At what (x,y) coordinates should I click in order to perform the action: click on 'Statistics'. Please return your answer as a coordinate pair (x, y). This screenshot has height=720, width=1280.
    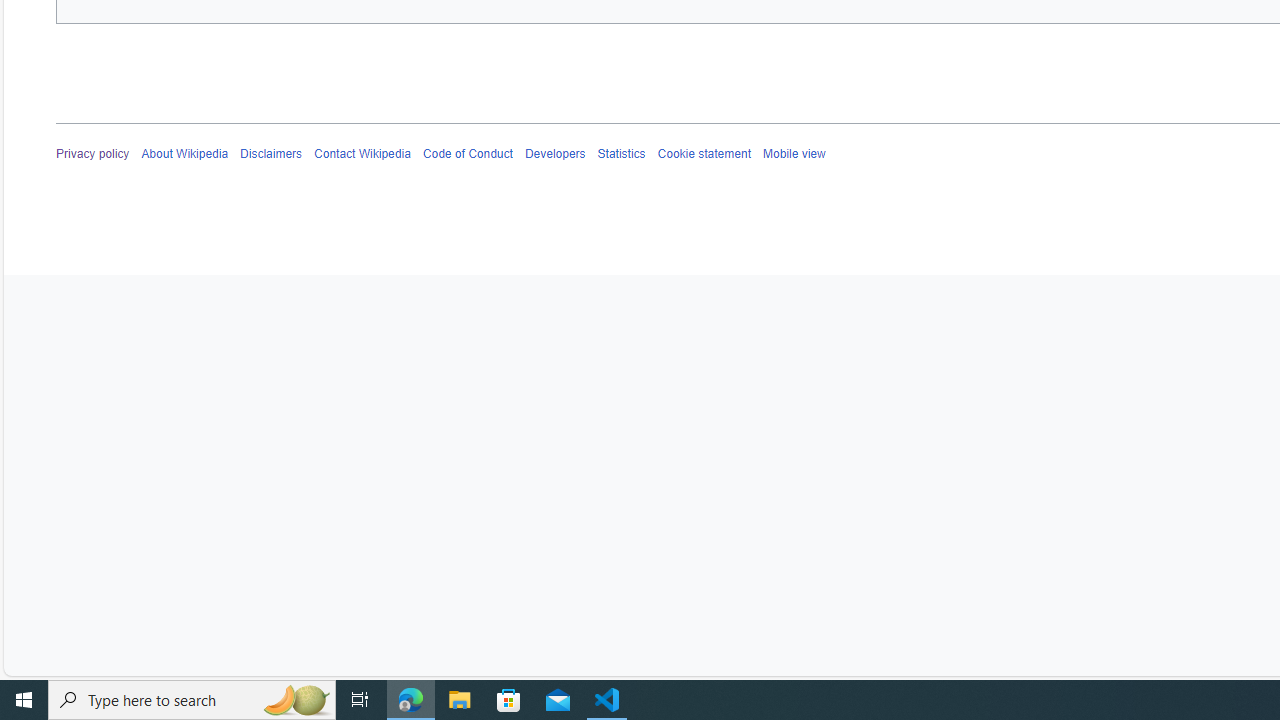
    Looking at the image, I should click on (620, 153).